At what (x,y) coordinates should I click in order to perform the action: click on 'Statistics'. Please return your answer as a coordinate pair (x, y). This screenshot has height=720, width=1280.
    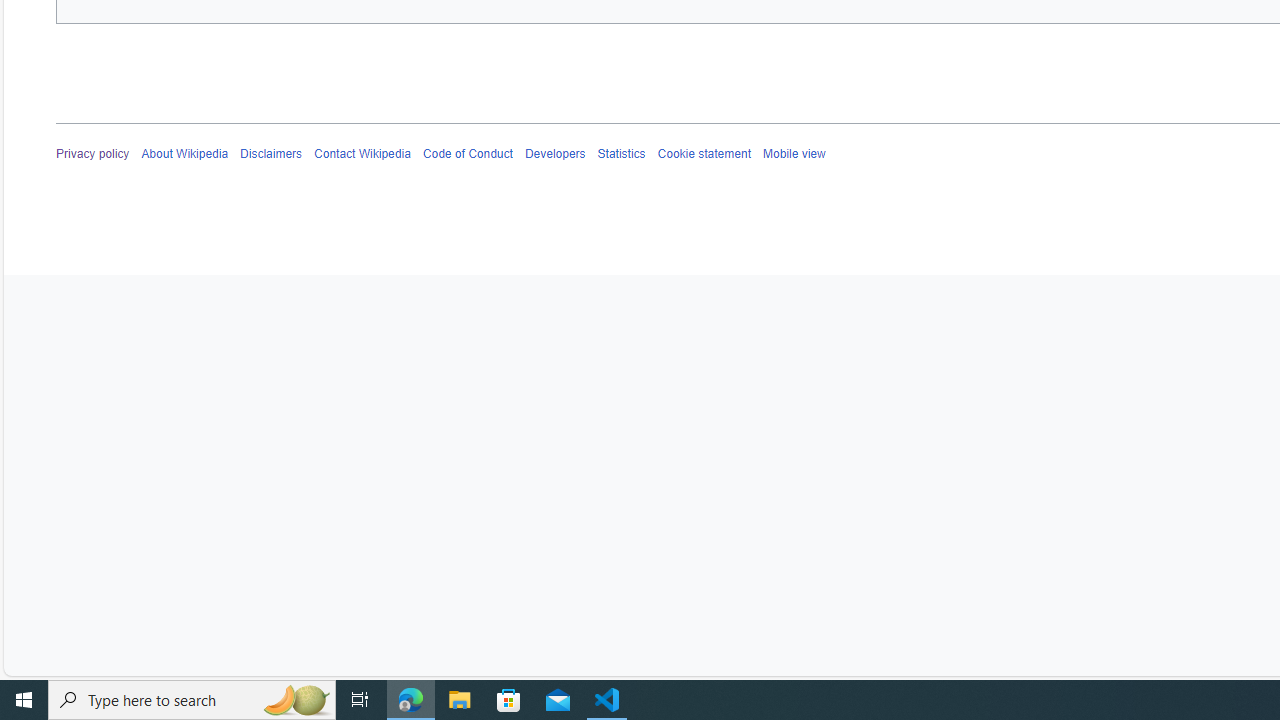
    Looking at the image, I should click on (620, 153).